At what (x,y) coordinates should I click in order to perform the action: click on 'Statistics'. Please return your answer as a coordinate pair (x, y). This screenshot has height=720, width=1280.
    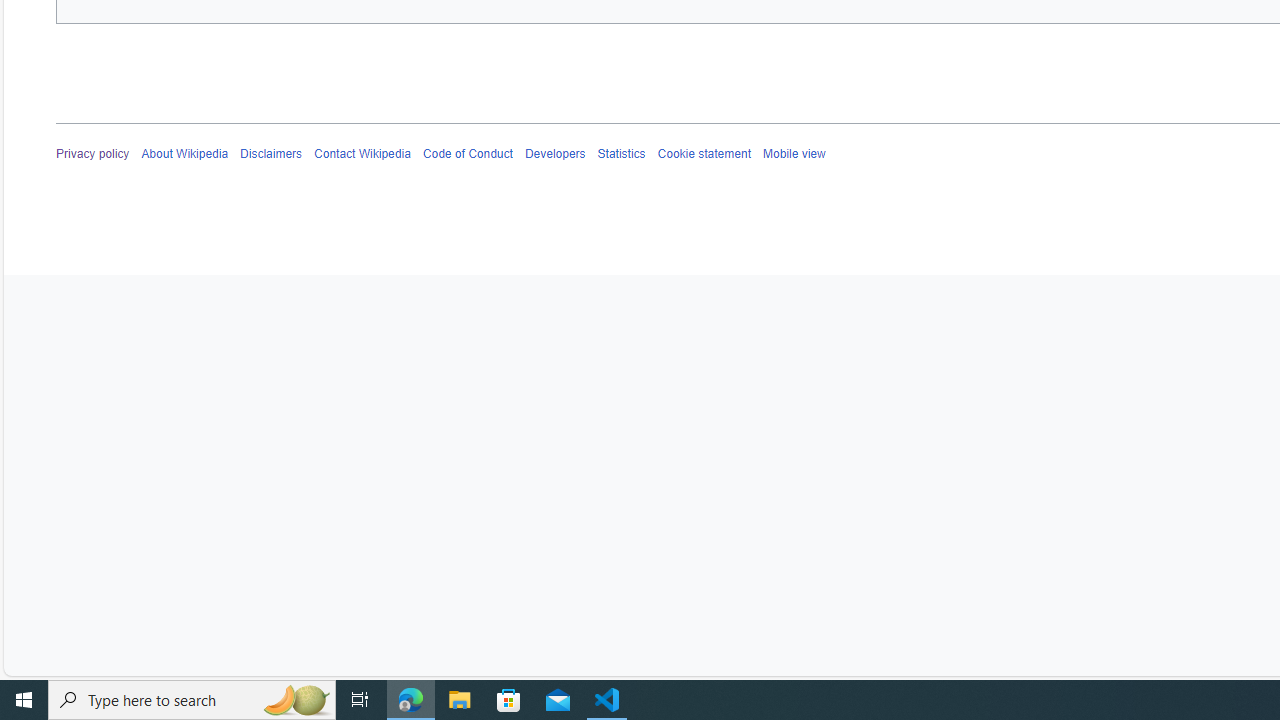
    Looking at the image, I should click on (620, 153).